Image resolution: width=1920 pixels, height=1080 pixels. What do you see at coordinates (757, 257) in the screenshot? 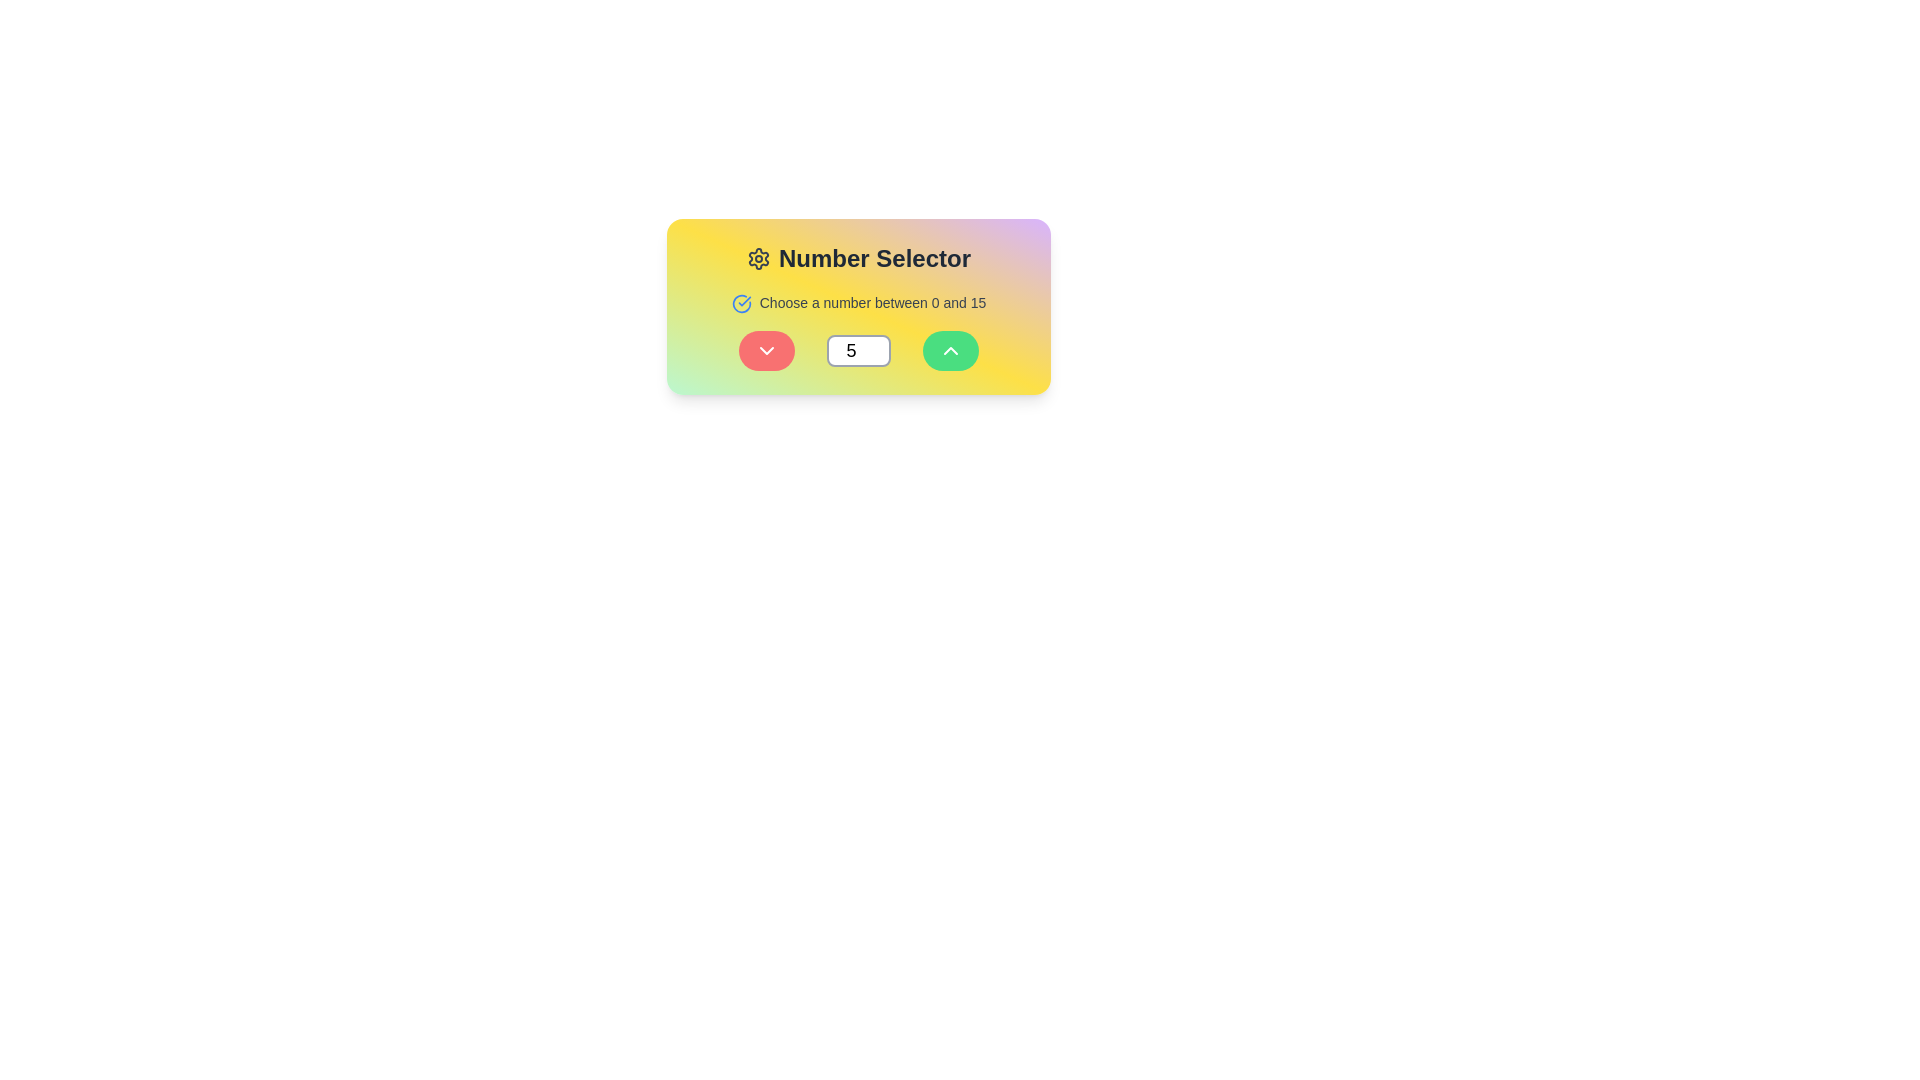
I see `the settings cog icon, which is a circular gear icon with protruding teeth, located to the left of the 'Number Selector' text` at bounding box center [757, 257].